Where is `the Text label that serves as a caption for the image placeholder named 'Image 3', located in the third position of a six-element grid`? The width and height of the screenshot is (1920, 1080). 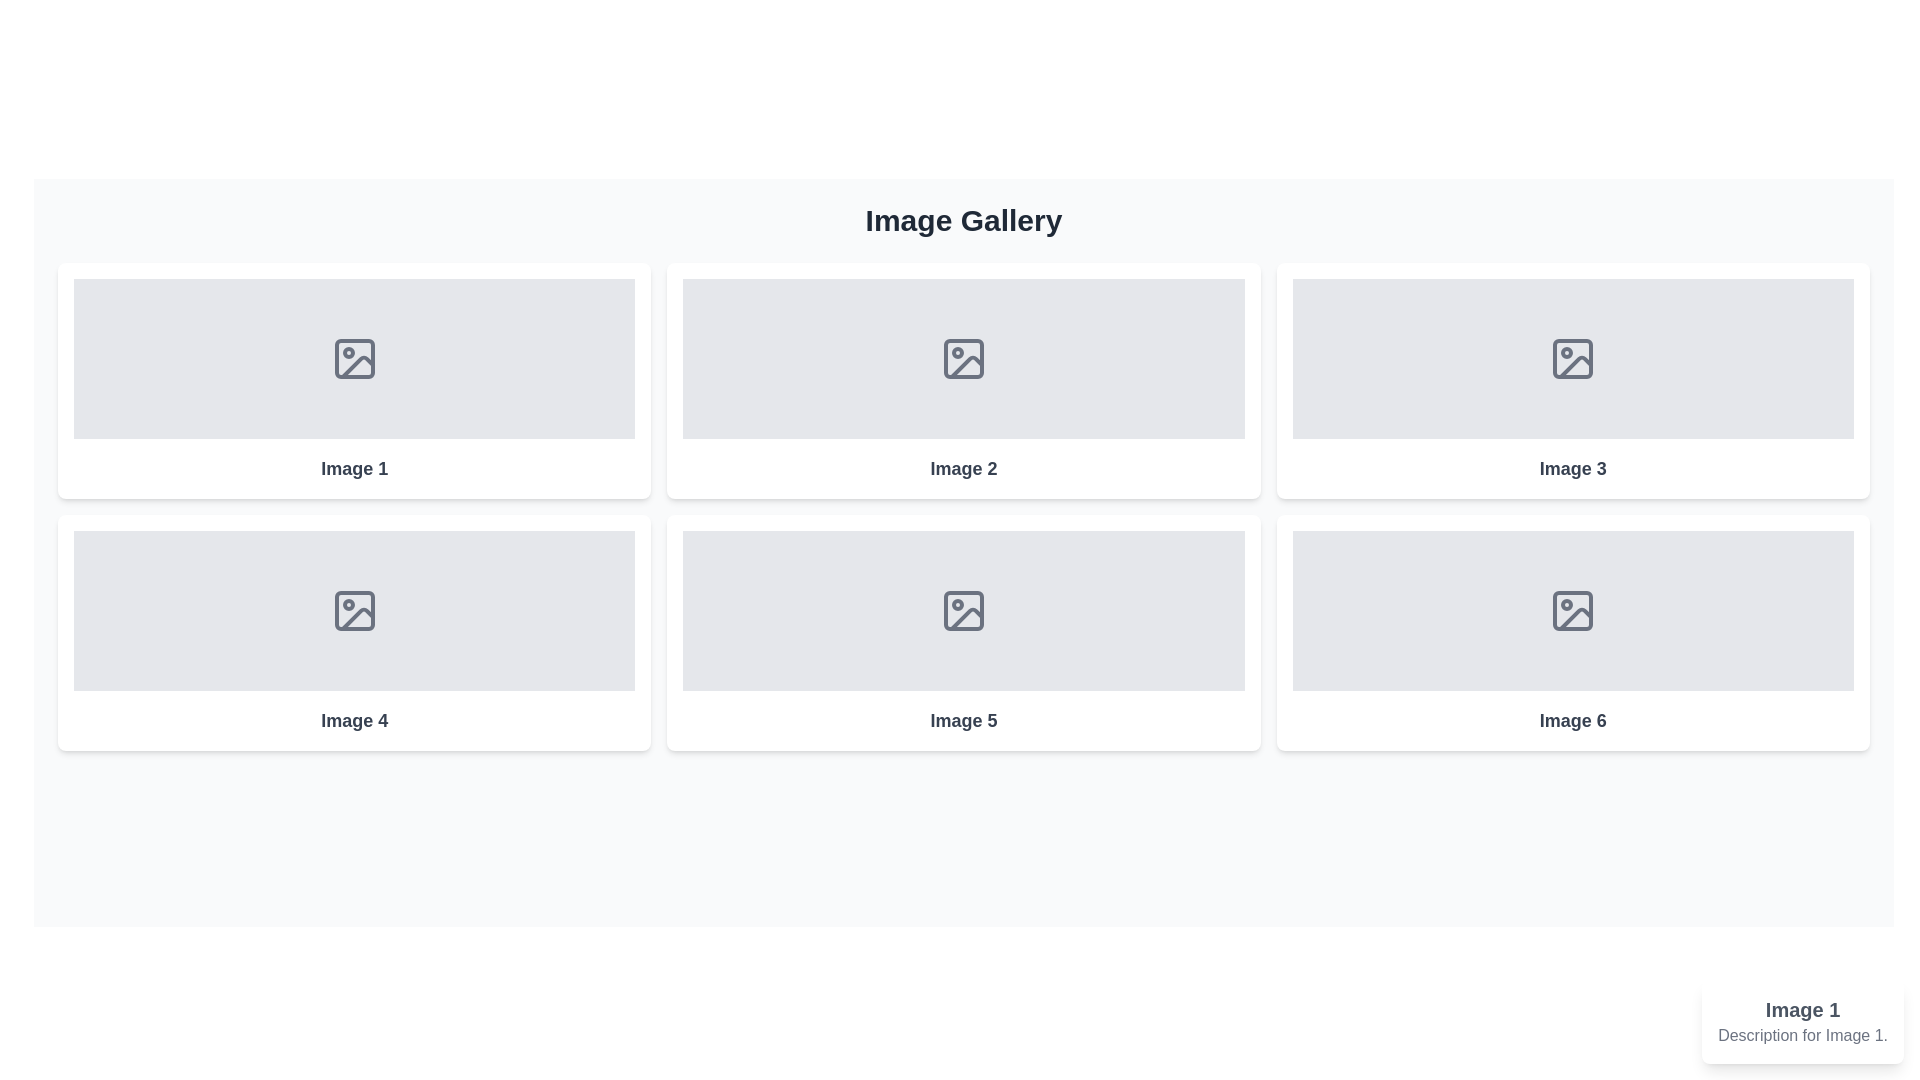 the Text label that serves as a caption for the image placeholder named 'Image 3', located in the third position of a six-element grid is located at coordinates (1572, 469).